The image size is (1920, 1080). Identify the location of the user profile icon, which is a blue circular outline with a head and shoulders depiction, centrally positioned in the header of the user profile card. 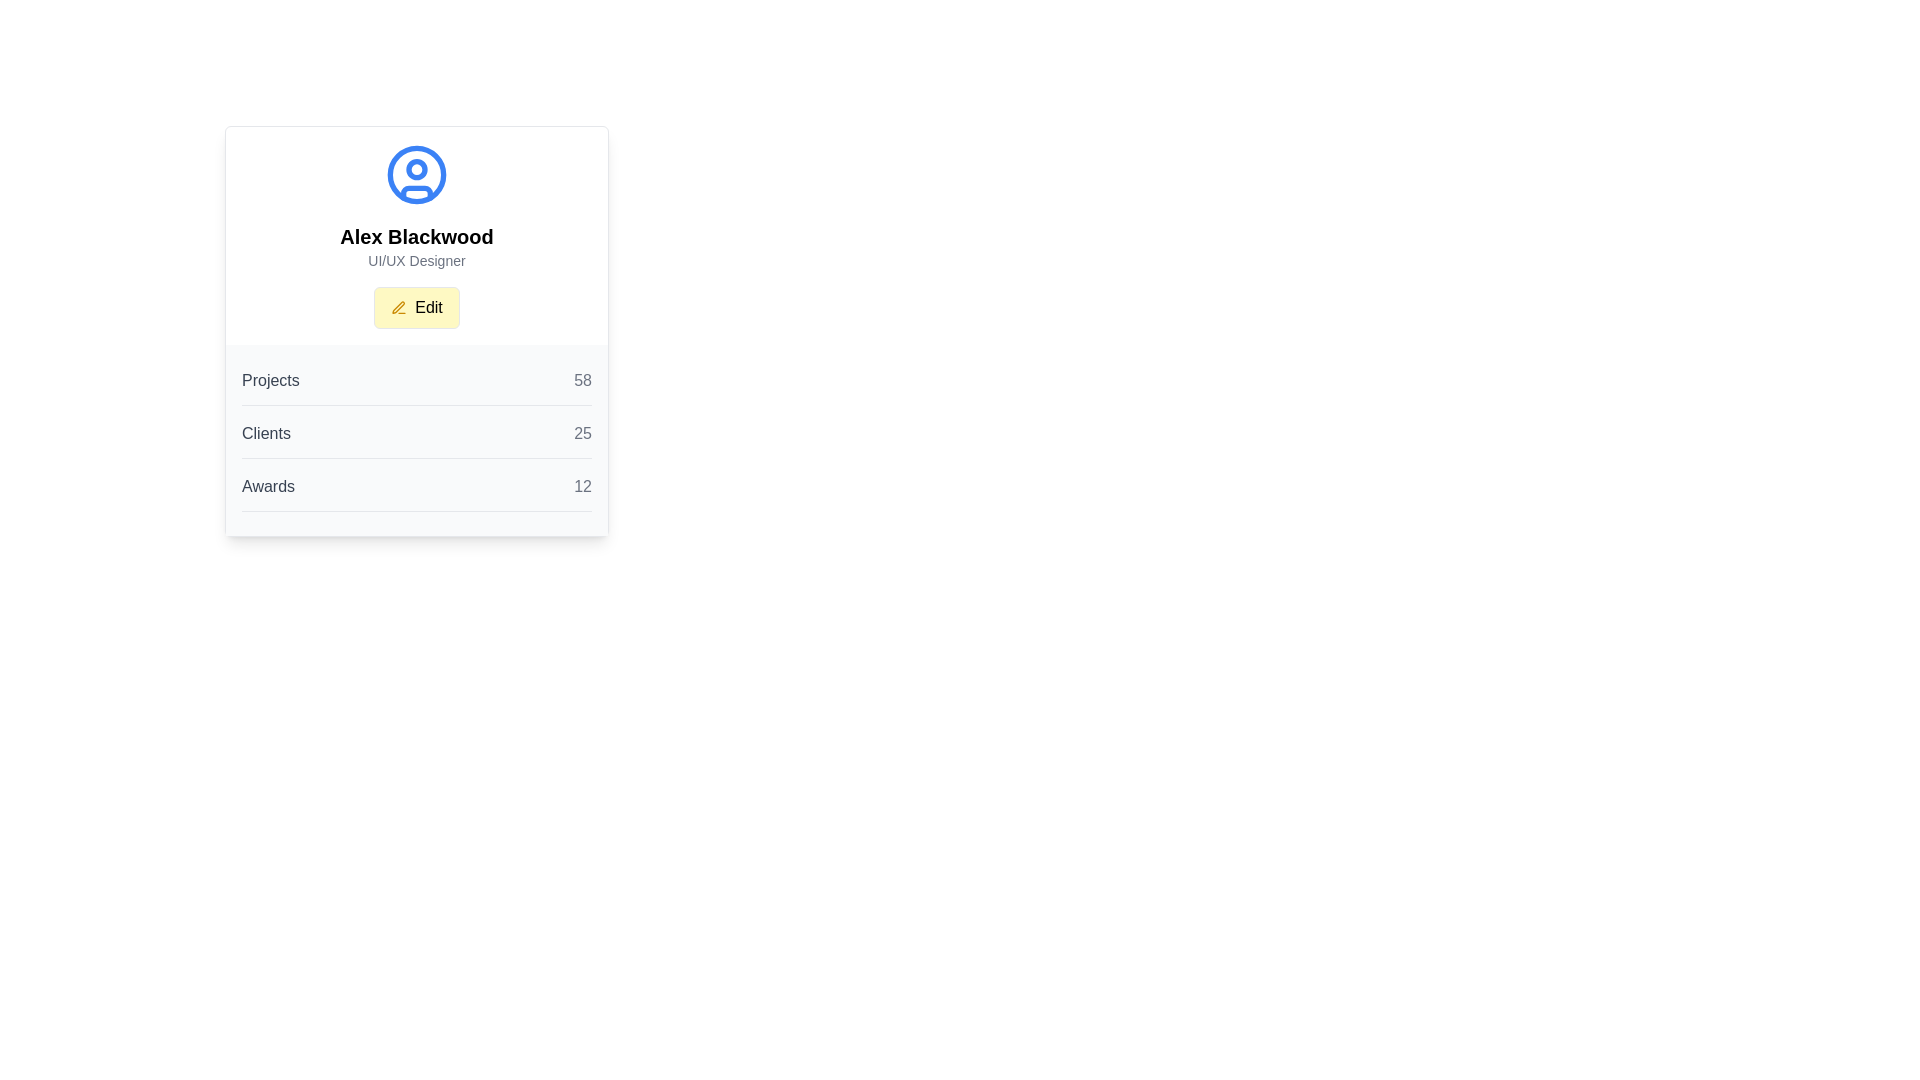
(416, 173).